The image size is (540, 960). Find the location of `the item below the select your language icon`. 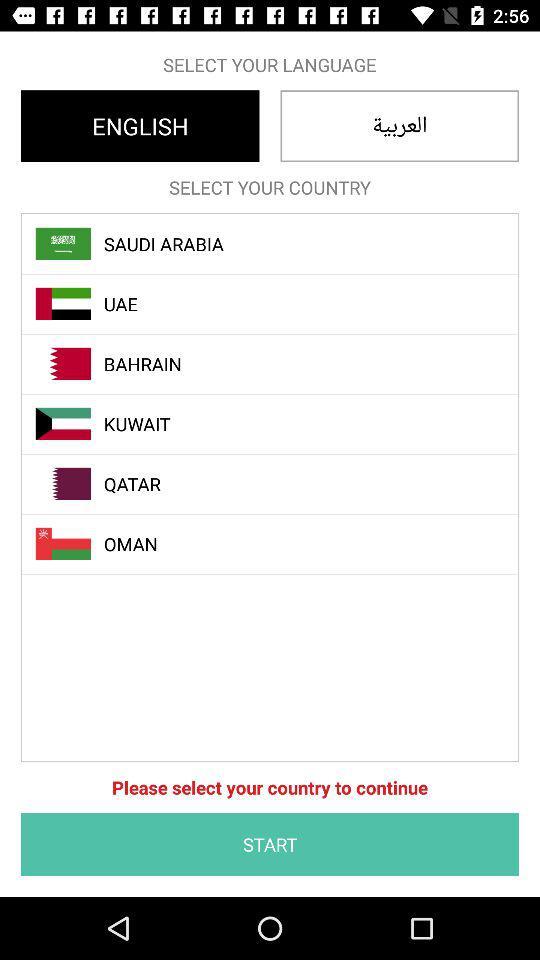

the item below the select your language icon is located at coordinates (399, 125).